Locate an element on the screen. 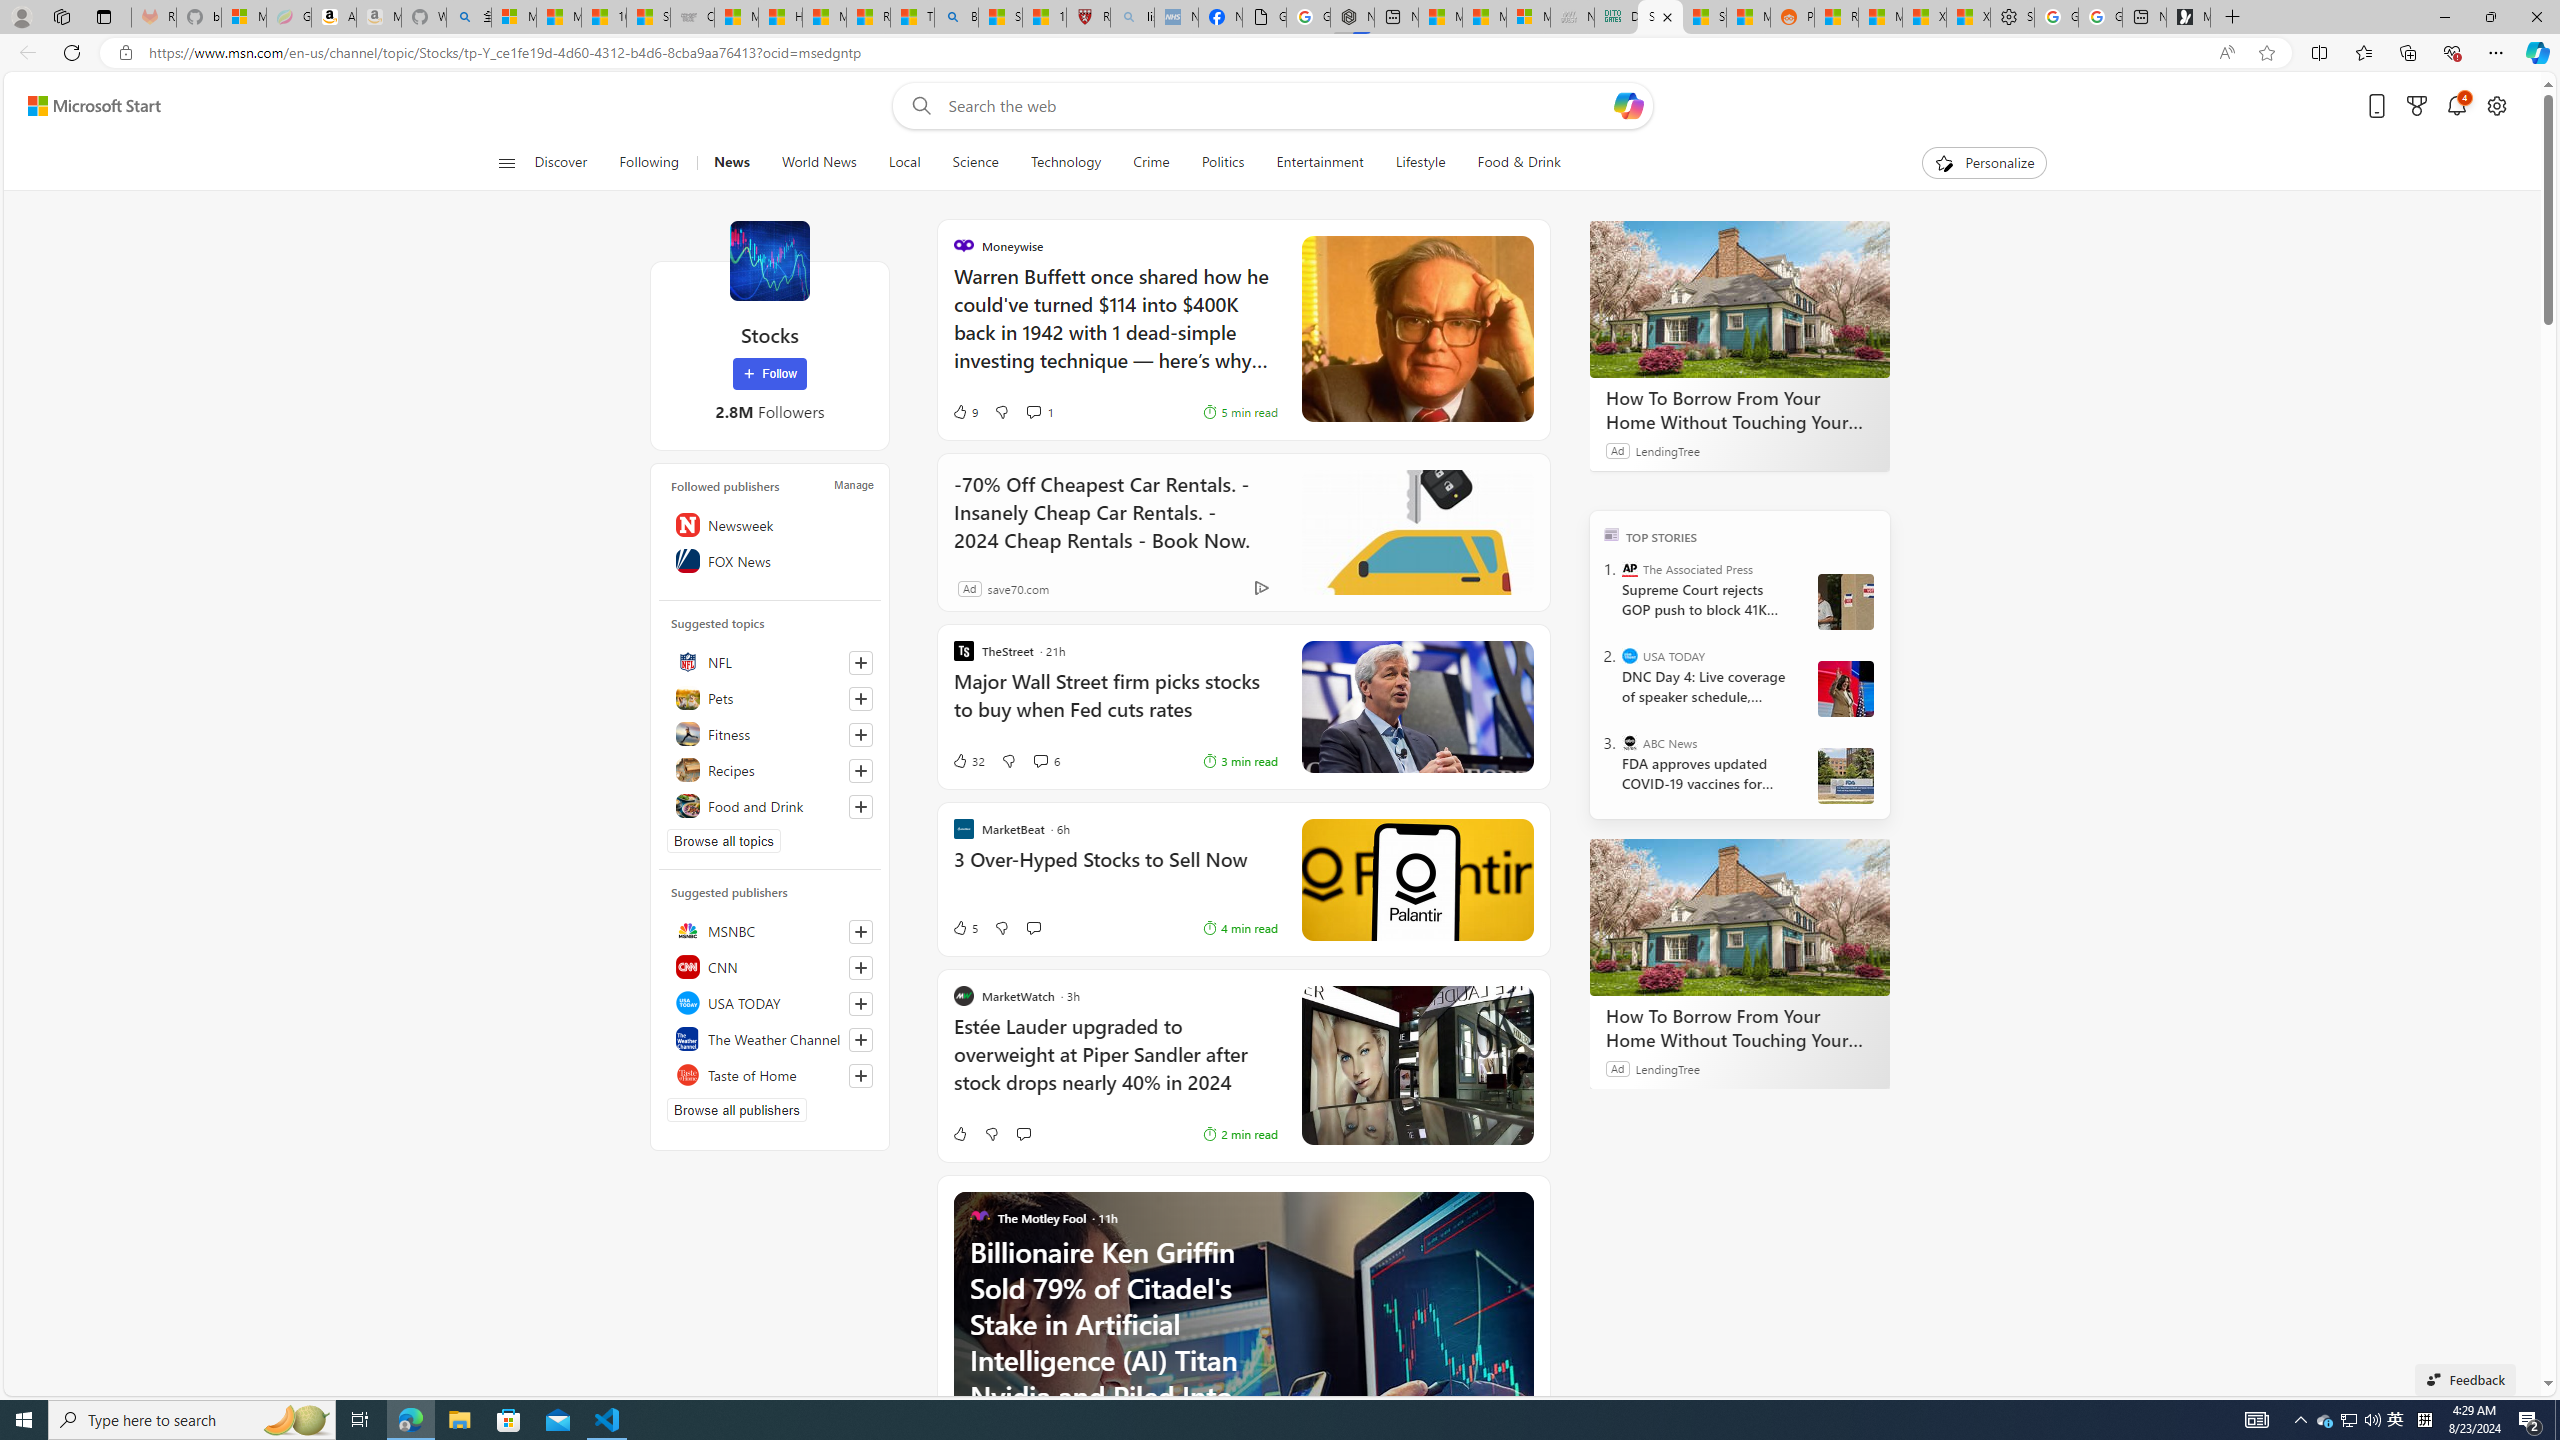 The image size is (2560, 1440). 'To get missing image descriptions, open the context menu.' is located at coordinates (1944, 161).